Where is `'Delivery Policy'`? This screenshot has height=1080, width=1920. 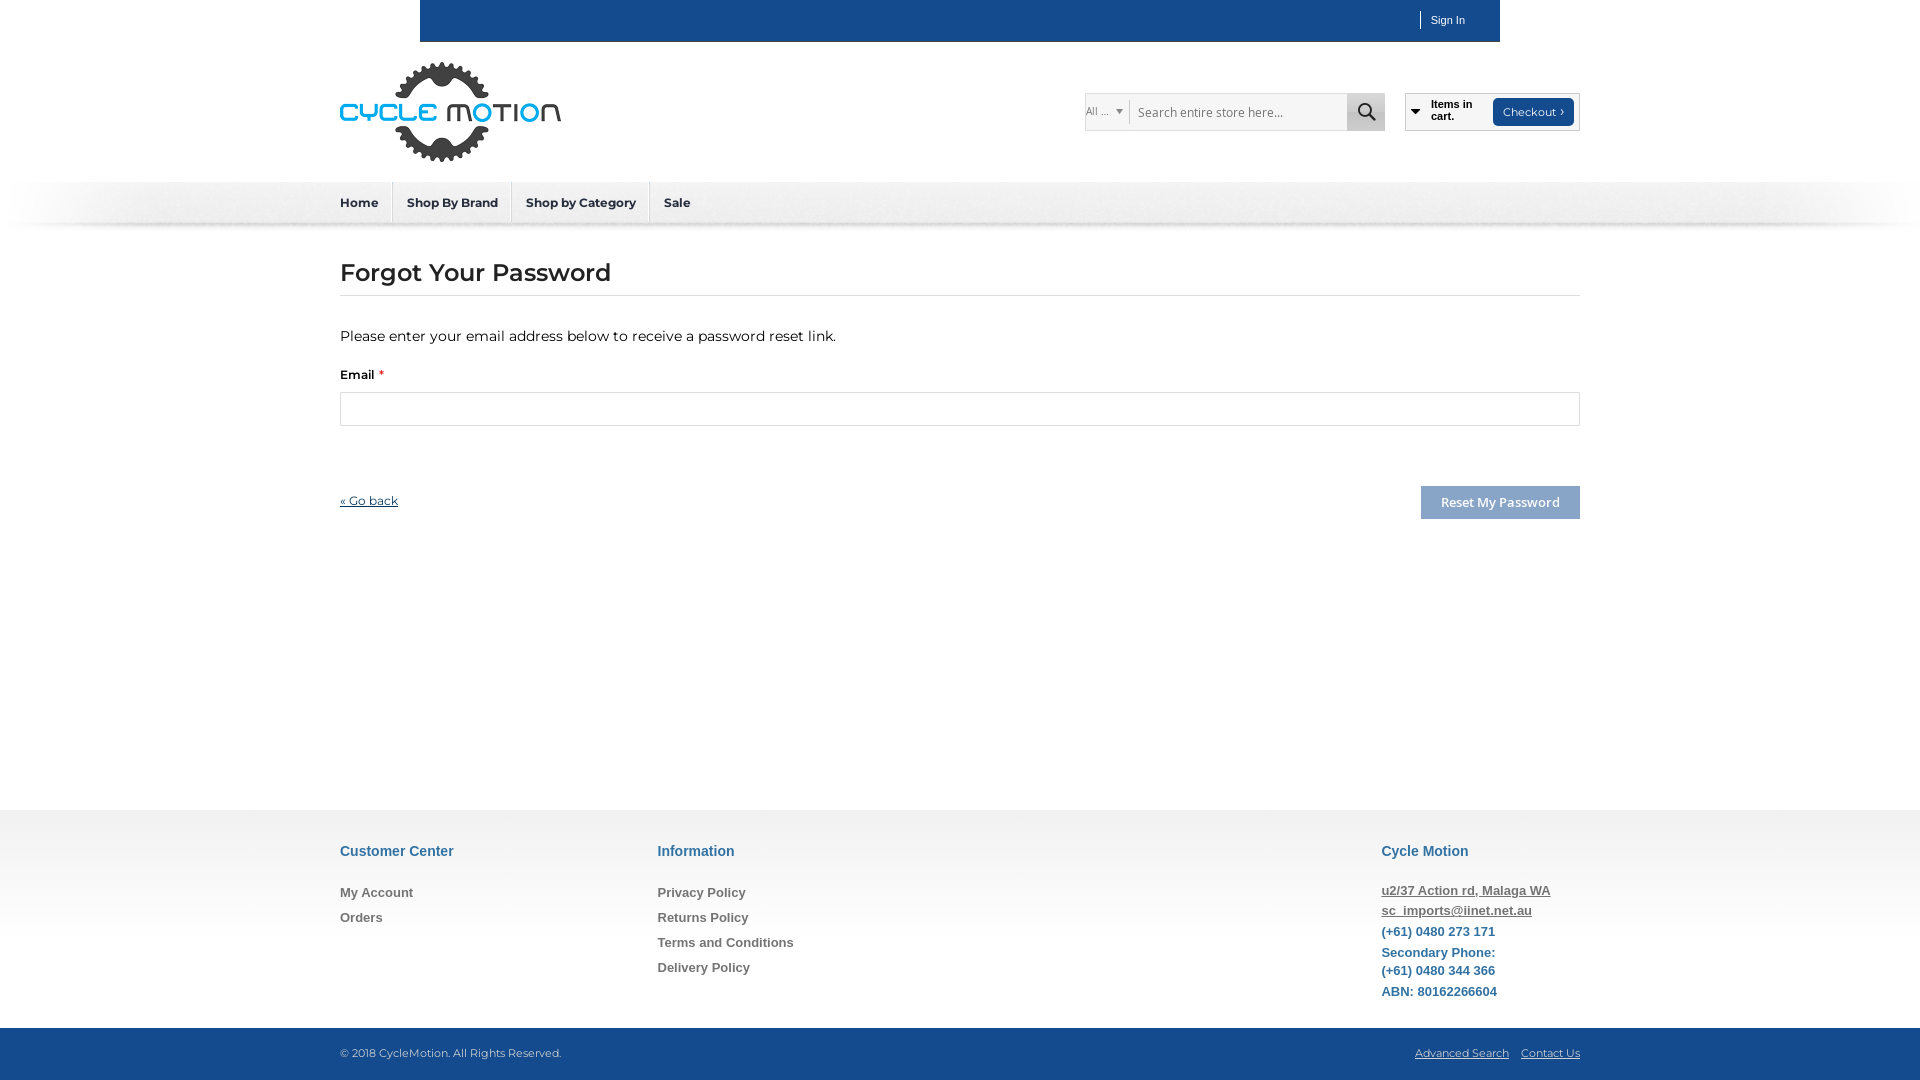 'Delivery Policy' is located at coordinates (704, 966).